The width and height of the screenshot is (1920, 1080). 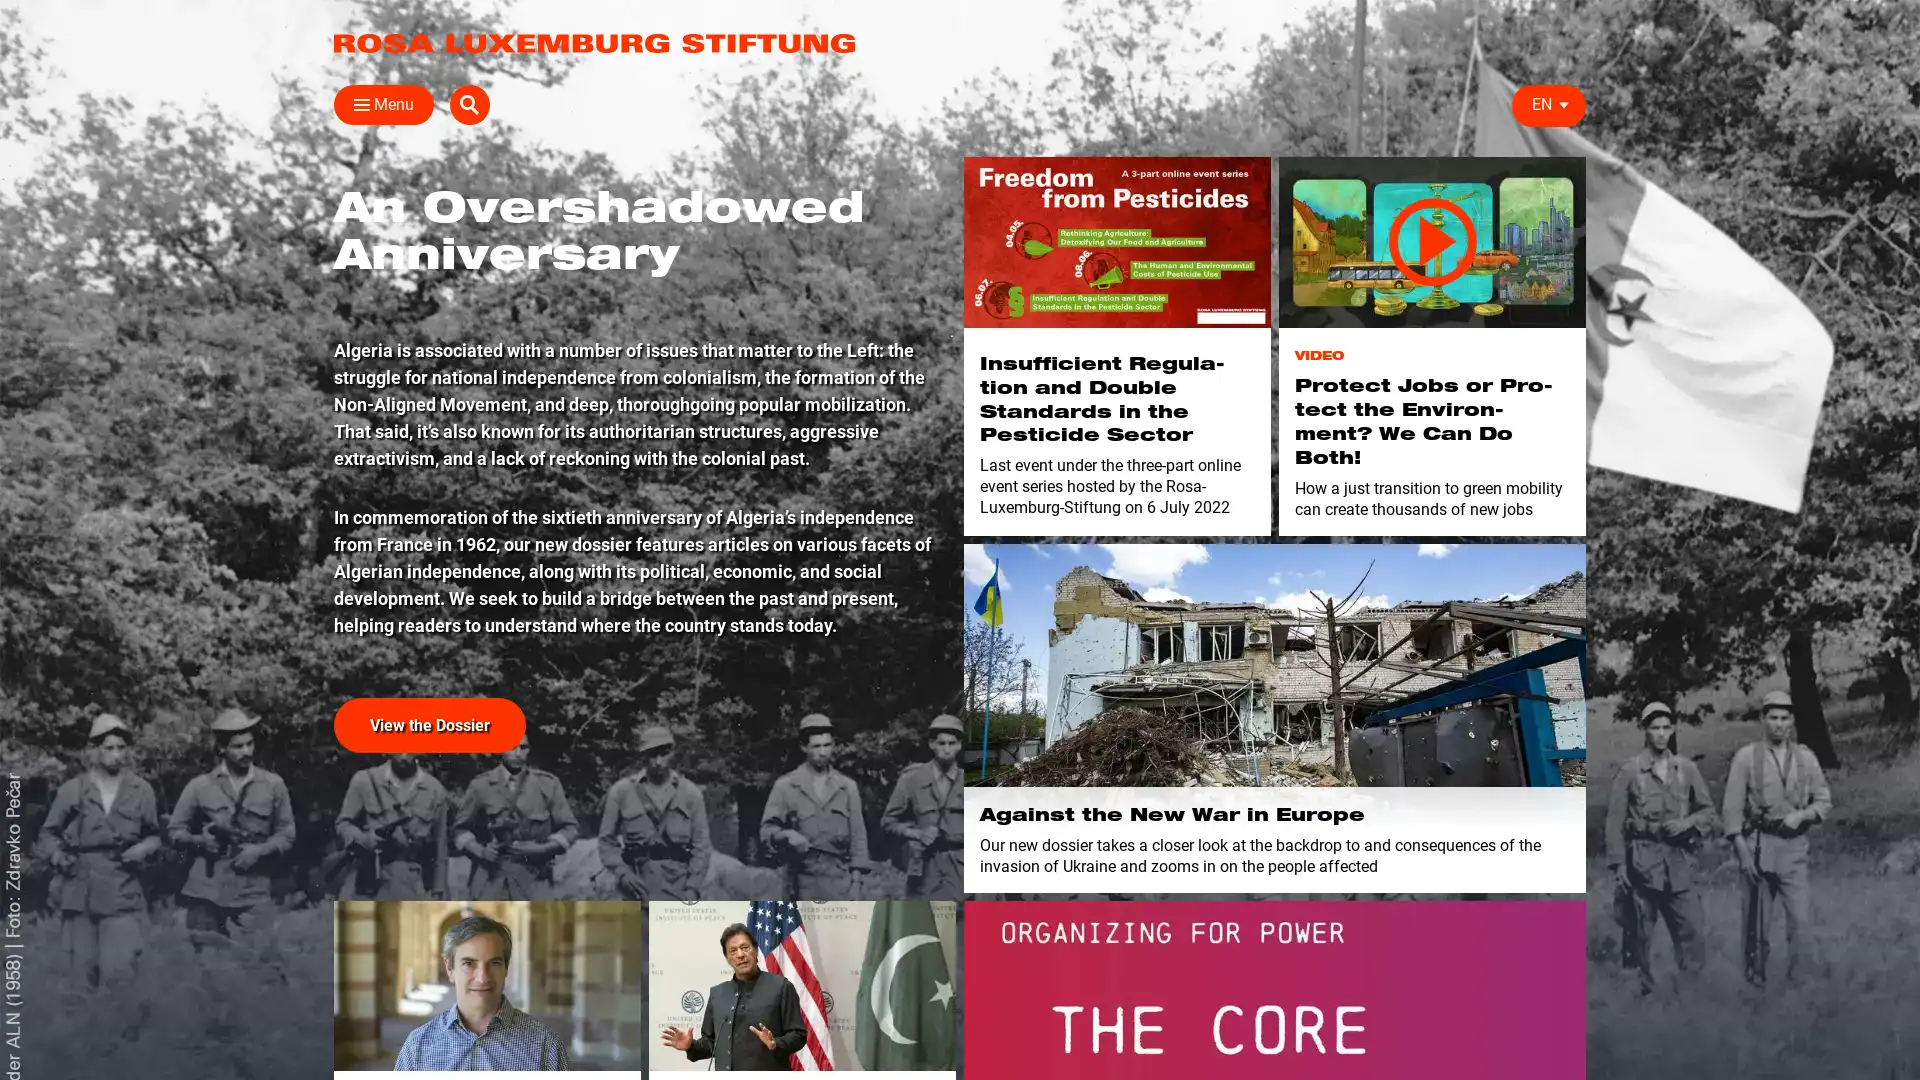 I want to click on Show more / less, so click(x=637, y=300).